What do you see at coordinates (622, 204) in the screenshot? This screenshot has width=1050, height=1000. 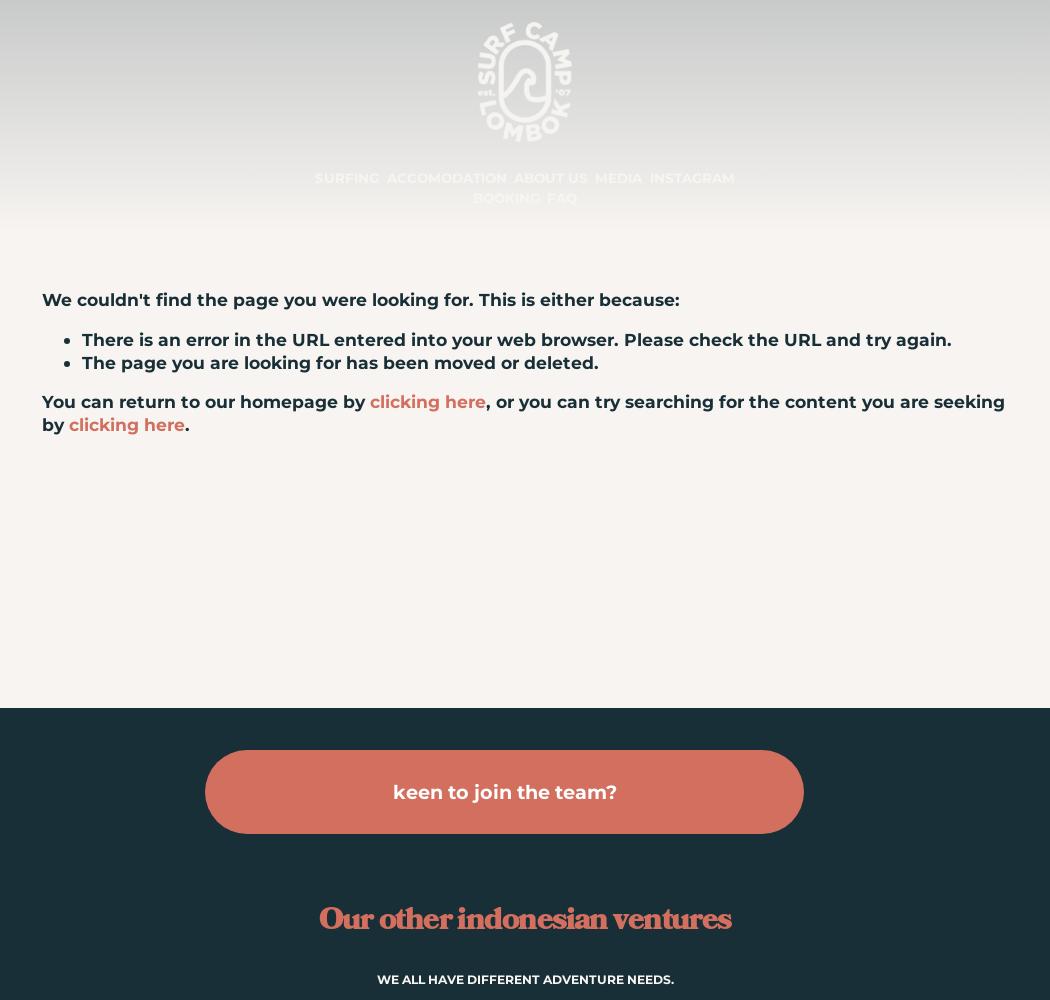 I see `'VIDEOS'` at bounding box center [622, 204].